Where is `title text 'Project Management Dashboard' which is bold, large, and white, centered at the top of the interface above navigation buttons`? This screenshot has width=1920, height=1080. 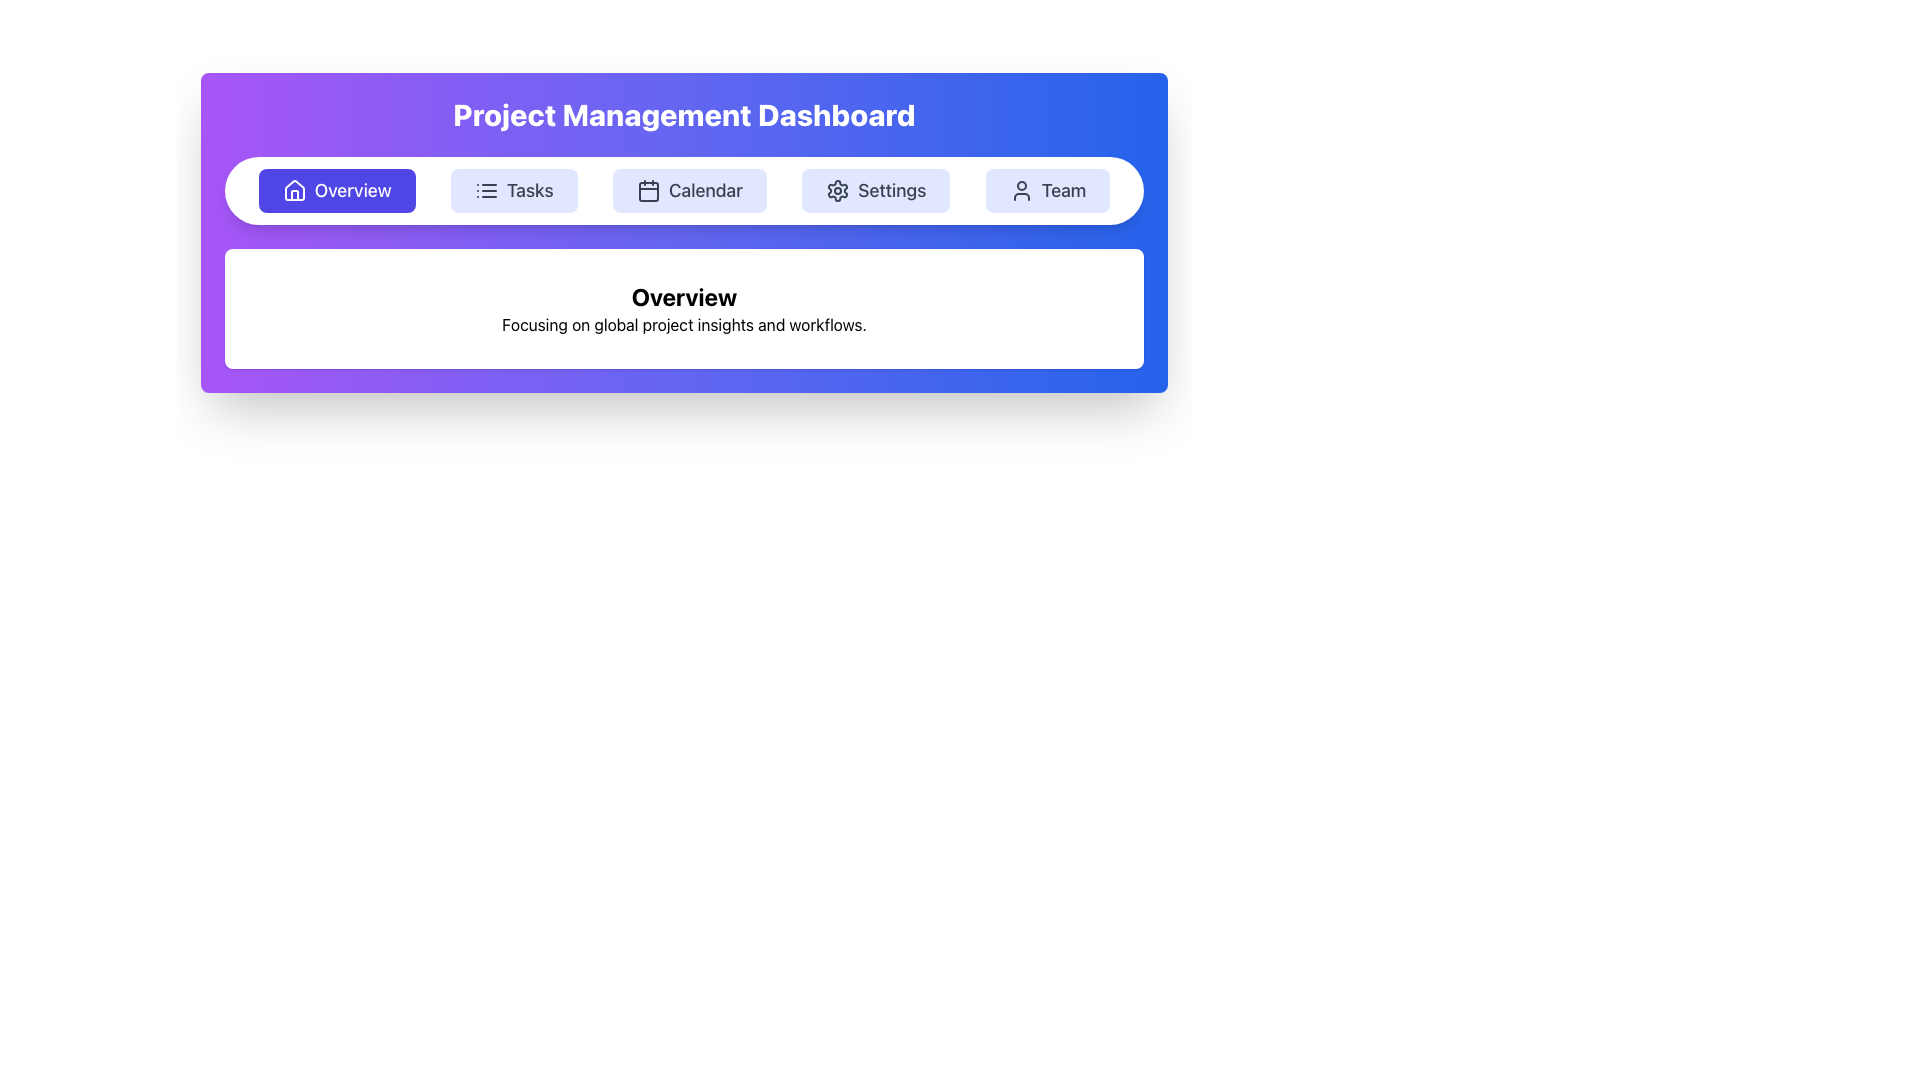
title text 'Project Management Dashboard' which is bold, large, and white, centered at the top of the interface above navigation buttons is located at coordinates (684, 115).